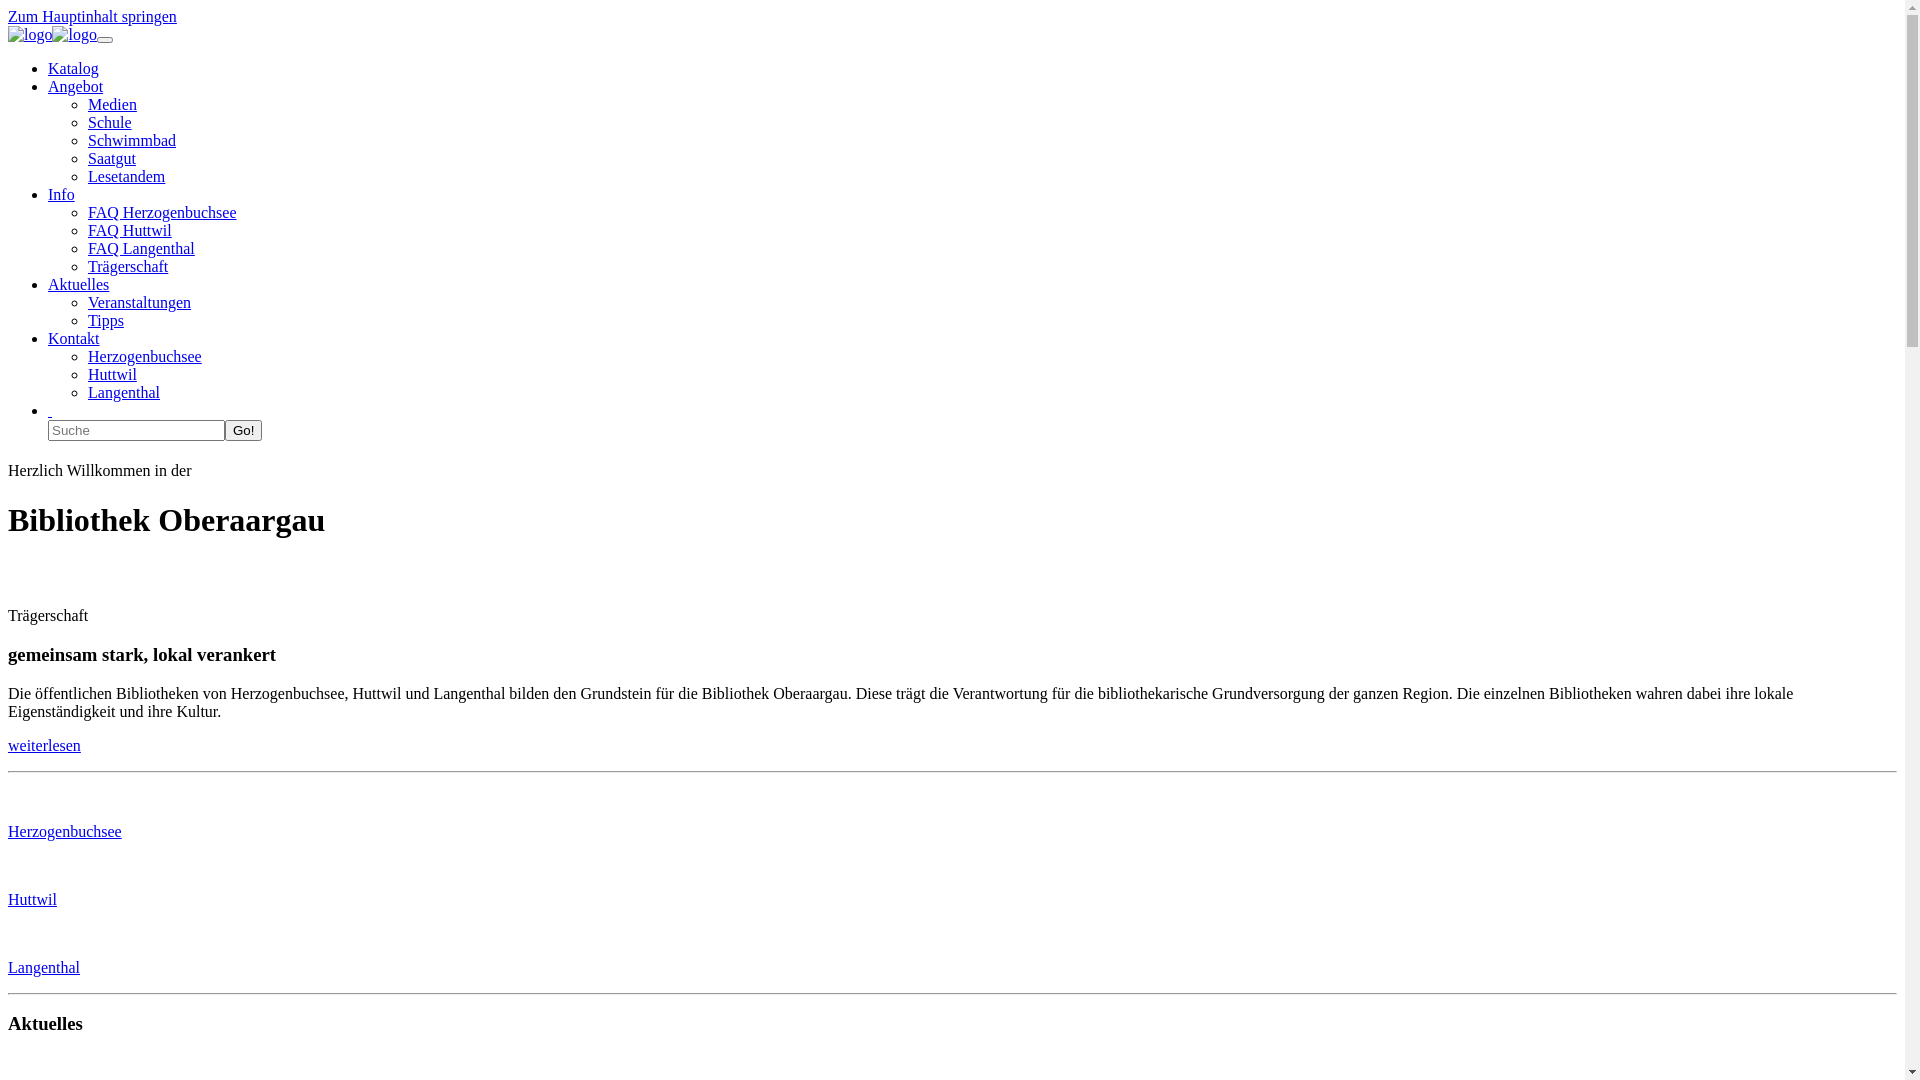 Image resolution: width=1920 pixels, height=1080 pixels. What do you see at coordinates (48, 284) in the screenshot?
I see `'Aktuelles'` at bounding box center [48, 284].